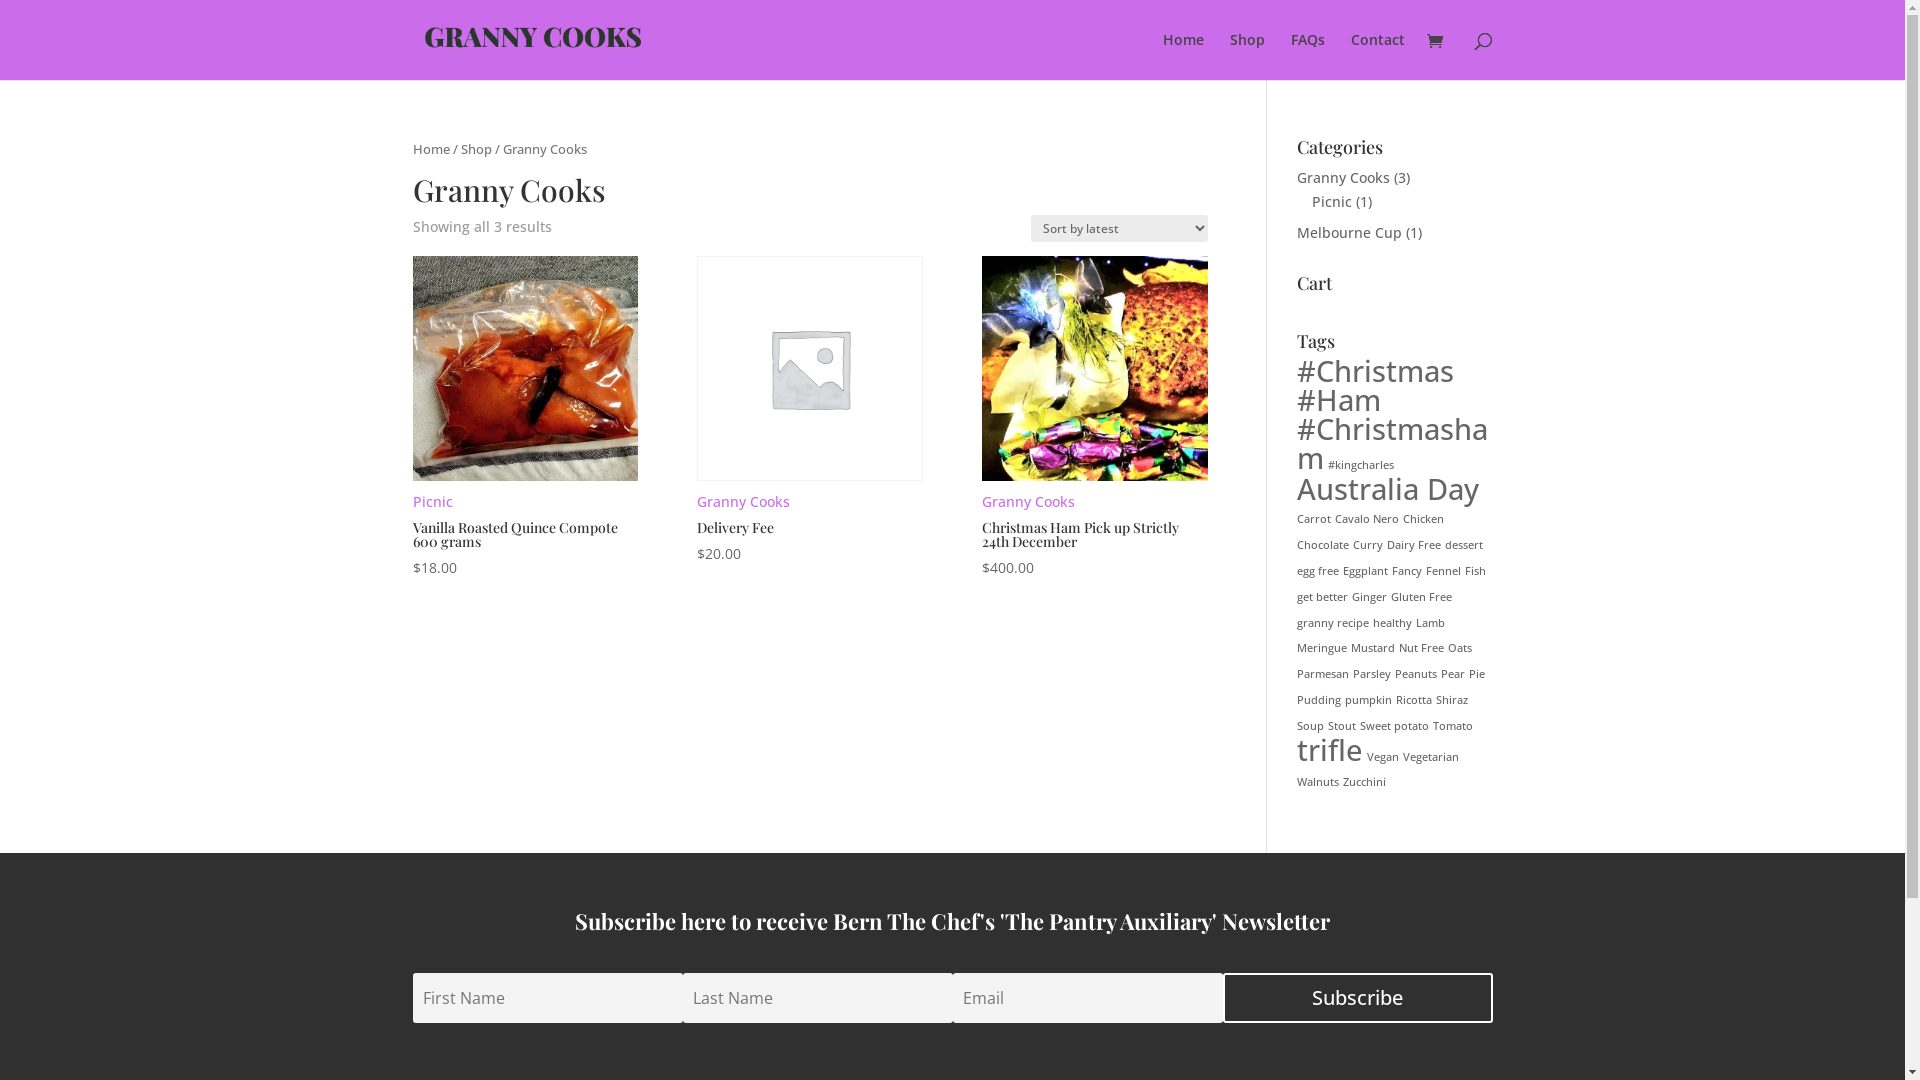  Describe the element at coordinates (1391, 622) in the screenshot. I see `'healthy'` at that location.